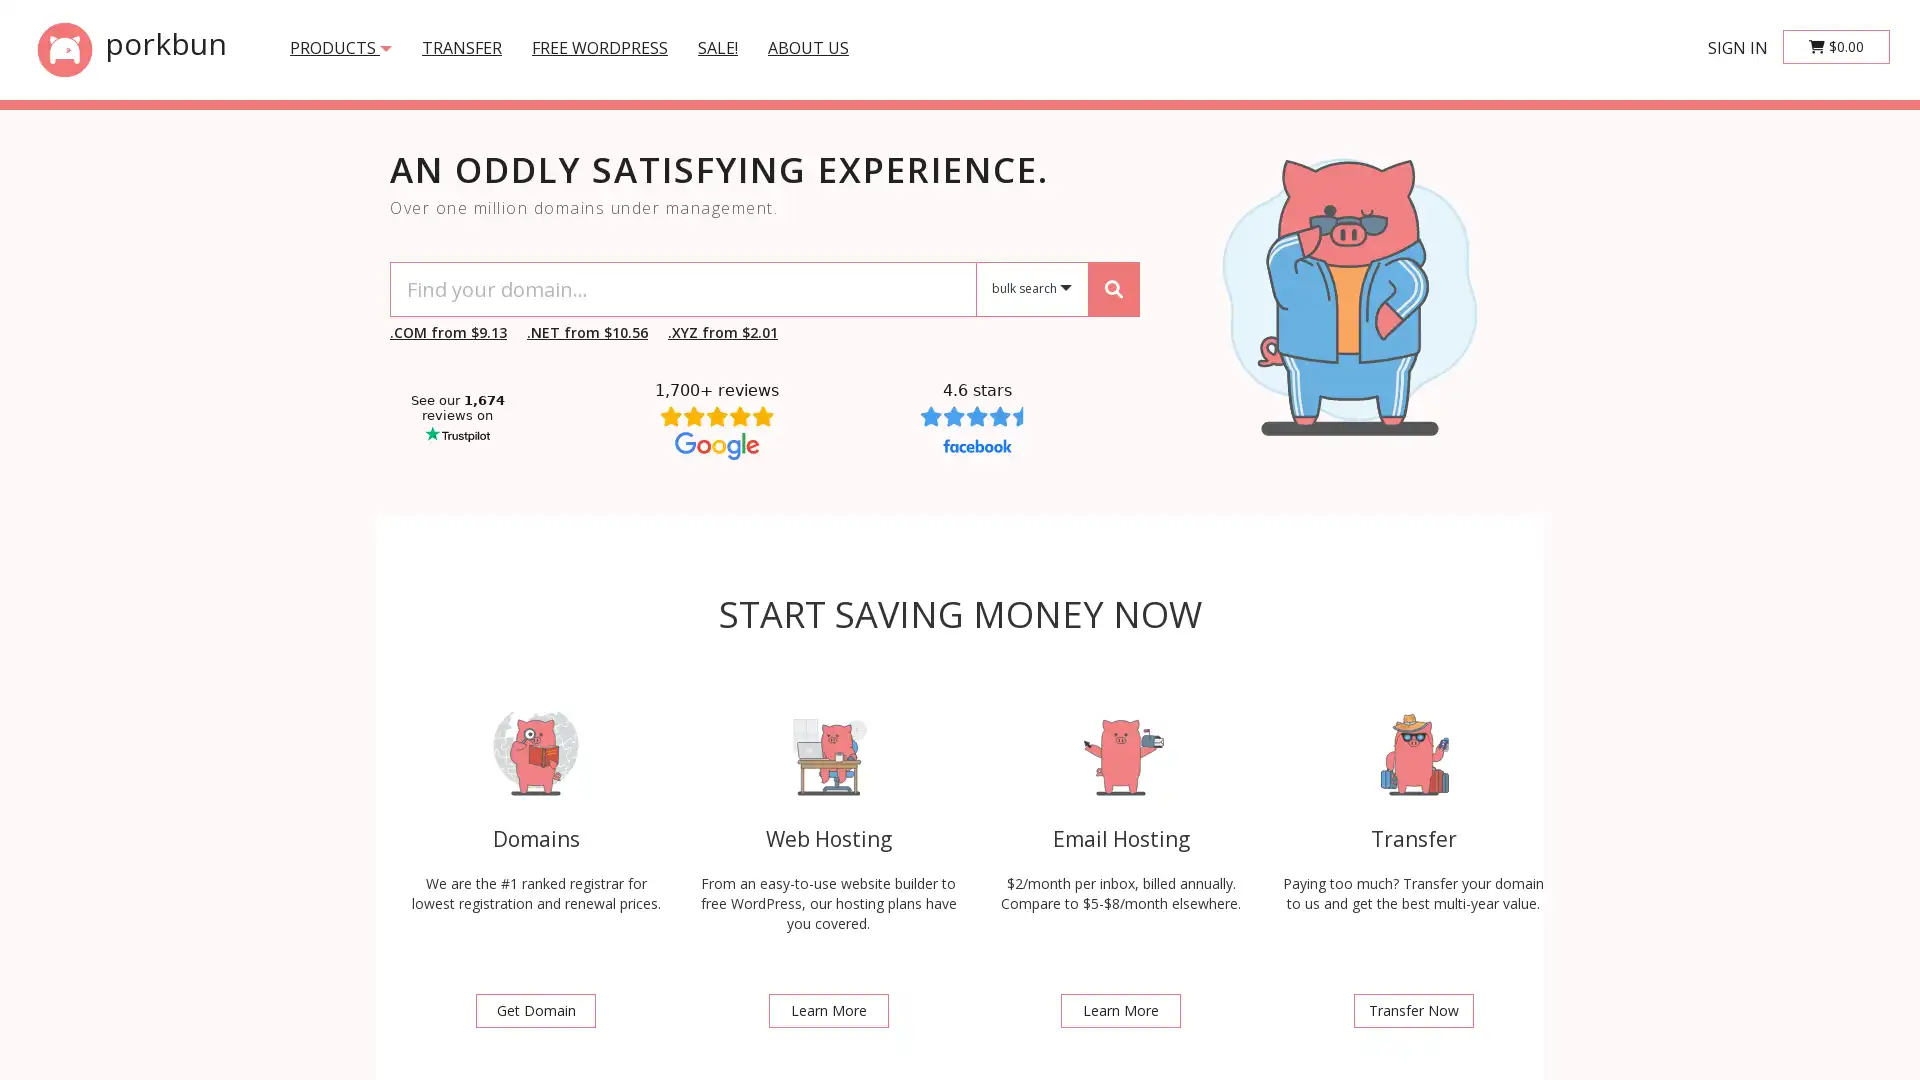 Image resolution: width=1920 pixels, height=1080 pixels. Describe the element at coordinates (1032, 289) in the screenshot. I see `open bulk search` at that location.